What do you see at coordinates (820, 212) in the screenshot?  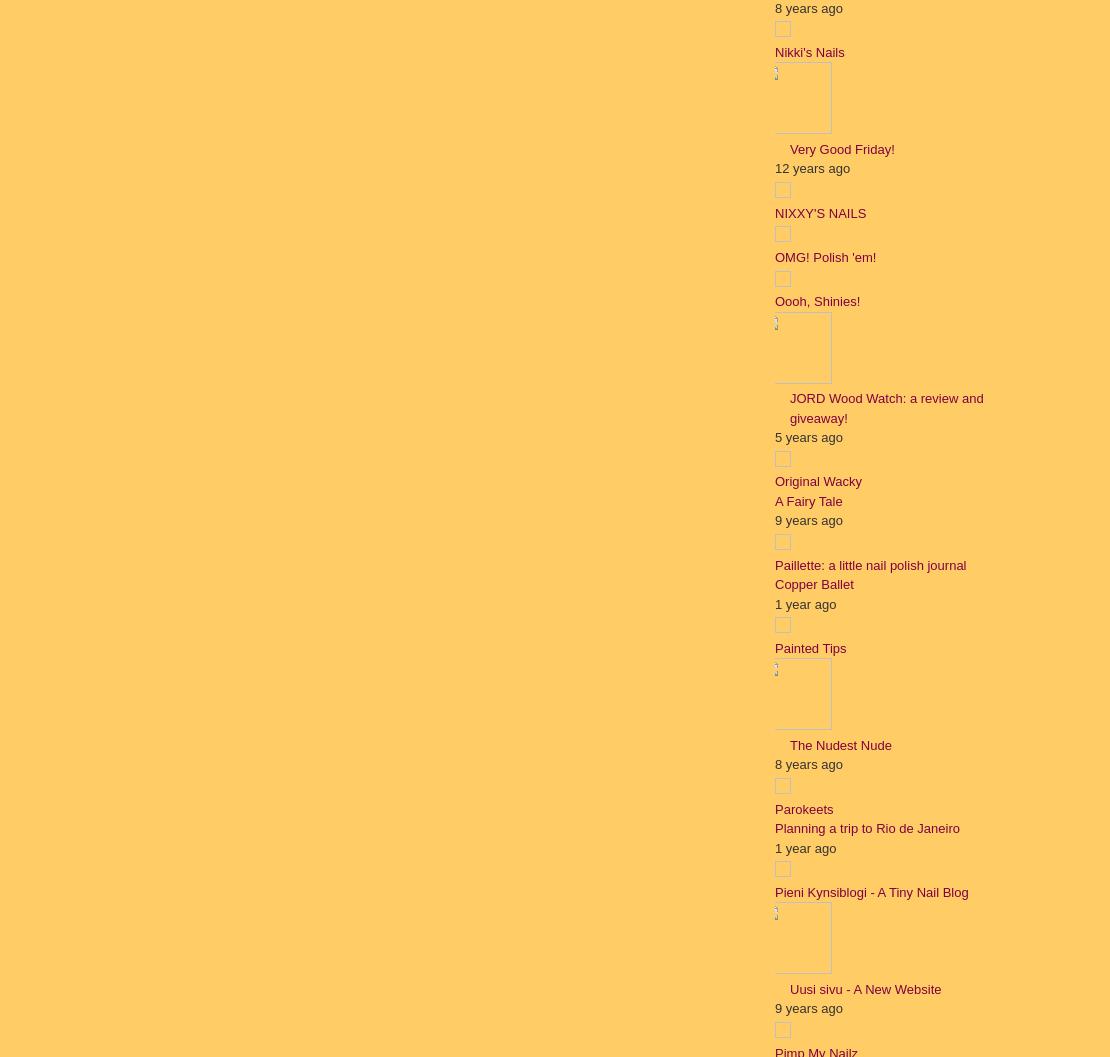 I see `'NIXXY'S NAILS'` at bounding box center [820, 212].